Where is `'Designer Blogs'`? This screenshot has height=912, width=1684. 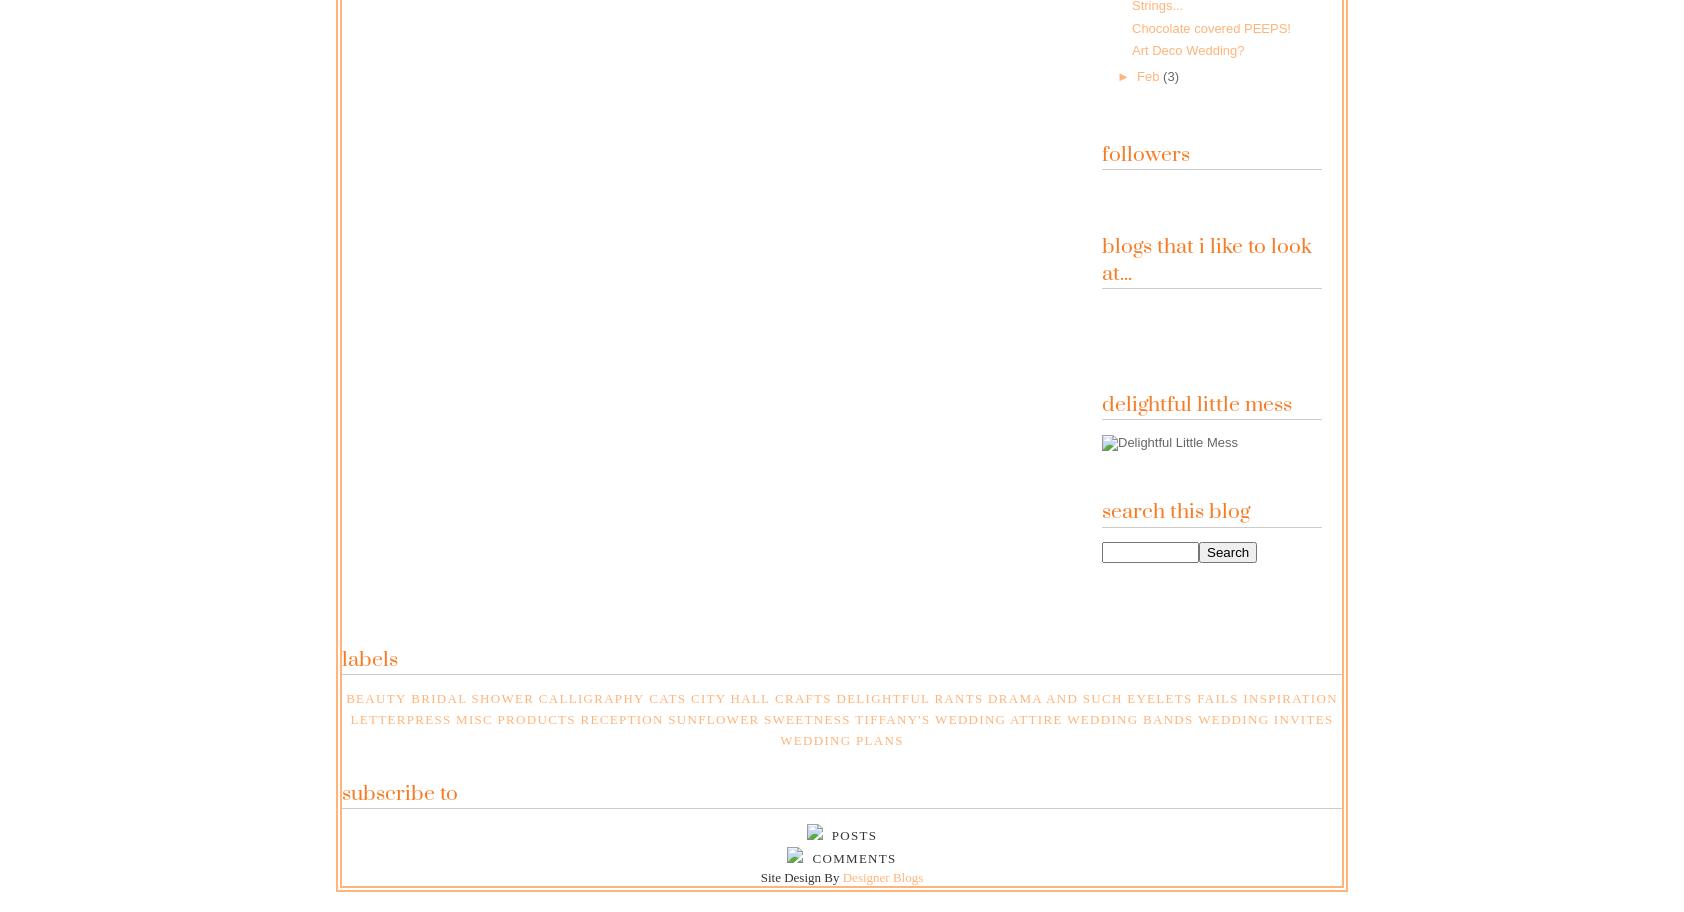 'Designer Blogs' is located at coordinates (881, 875).